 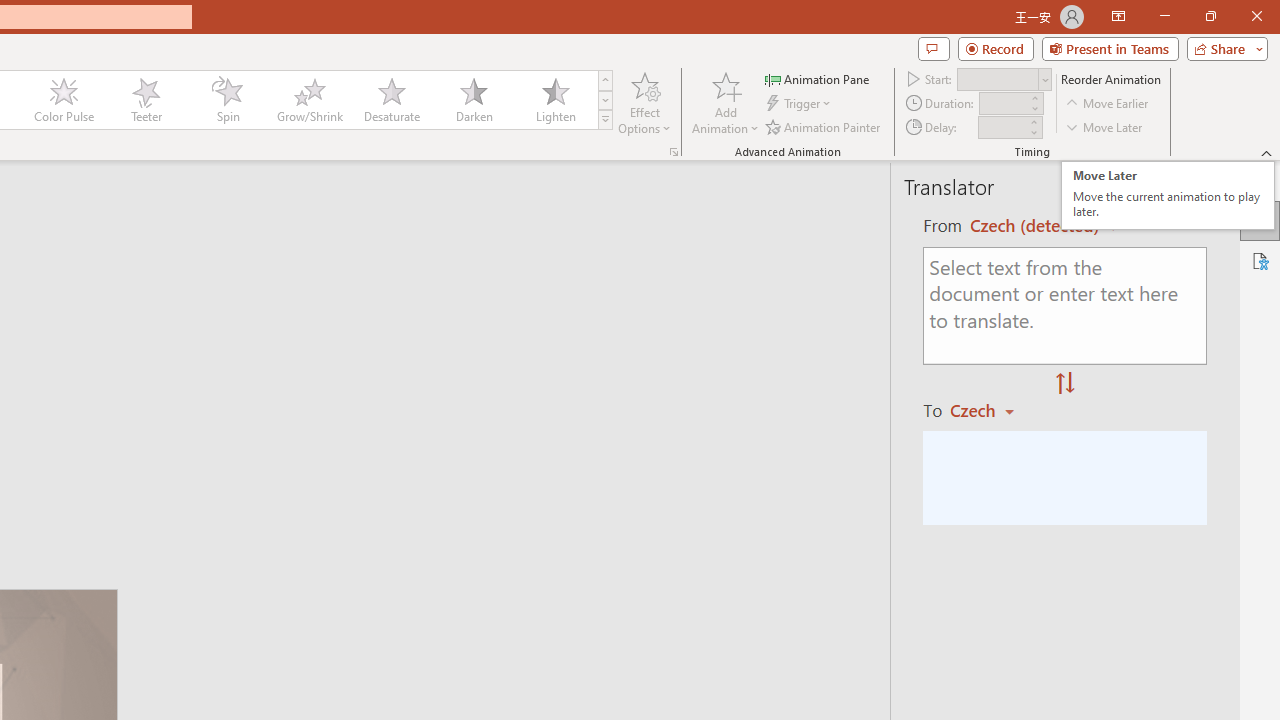 I want to click on 'Czech (detected)', so click(x=1037, y=225).